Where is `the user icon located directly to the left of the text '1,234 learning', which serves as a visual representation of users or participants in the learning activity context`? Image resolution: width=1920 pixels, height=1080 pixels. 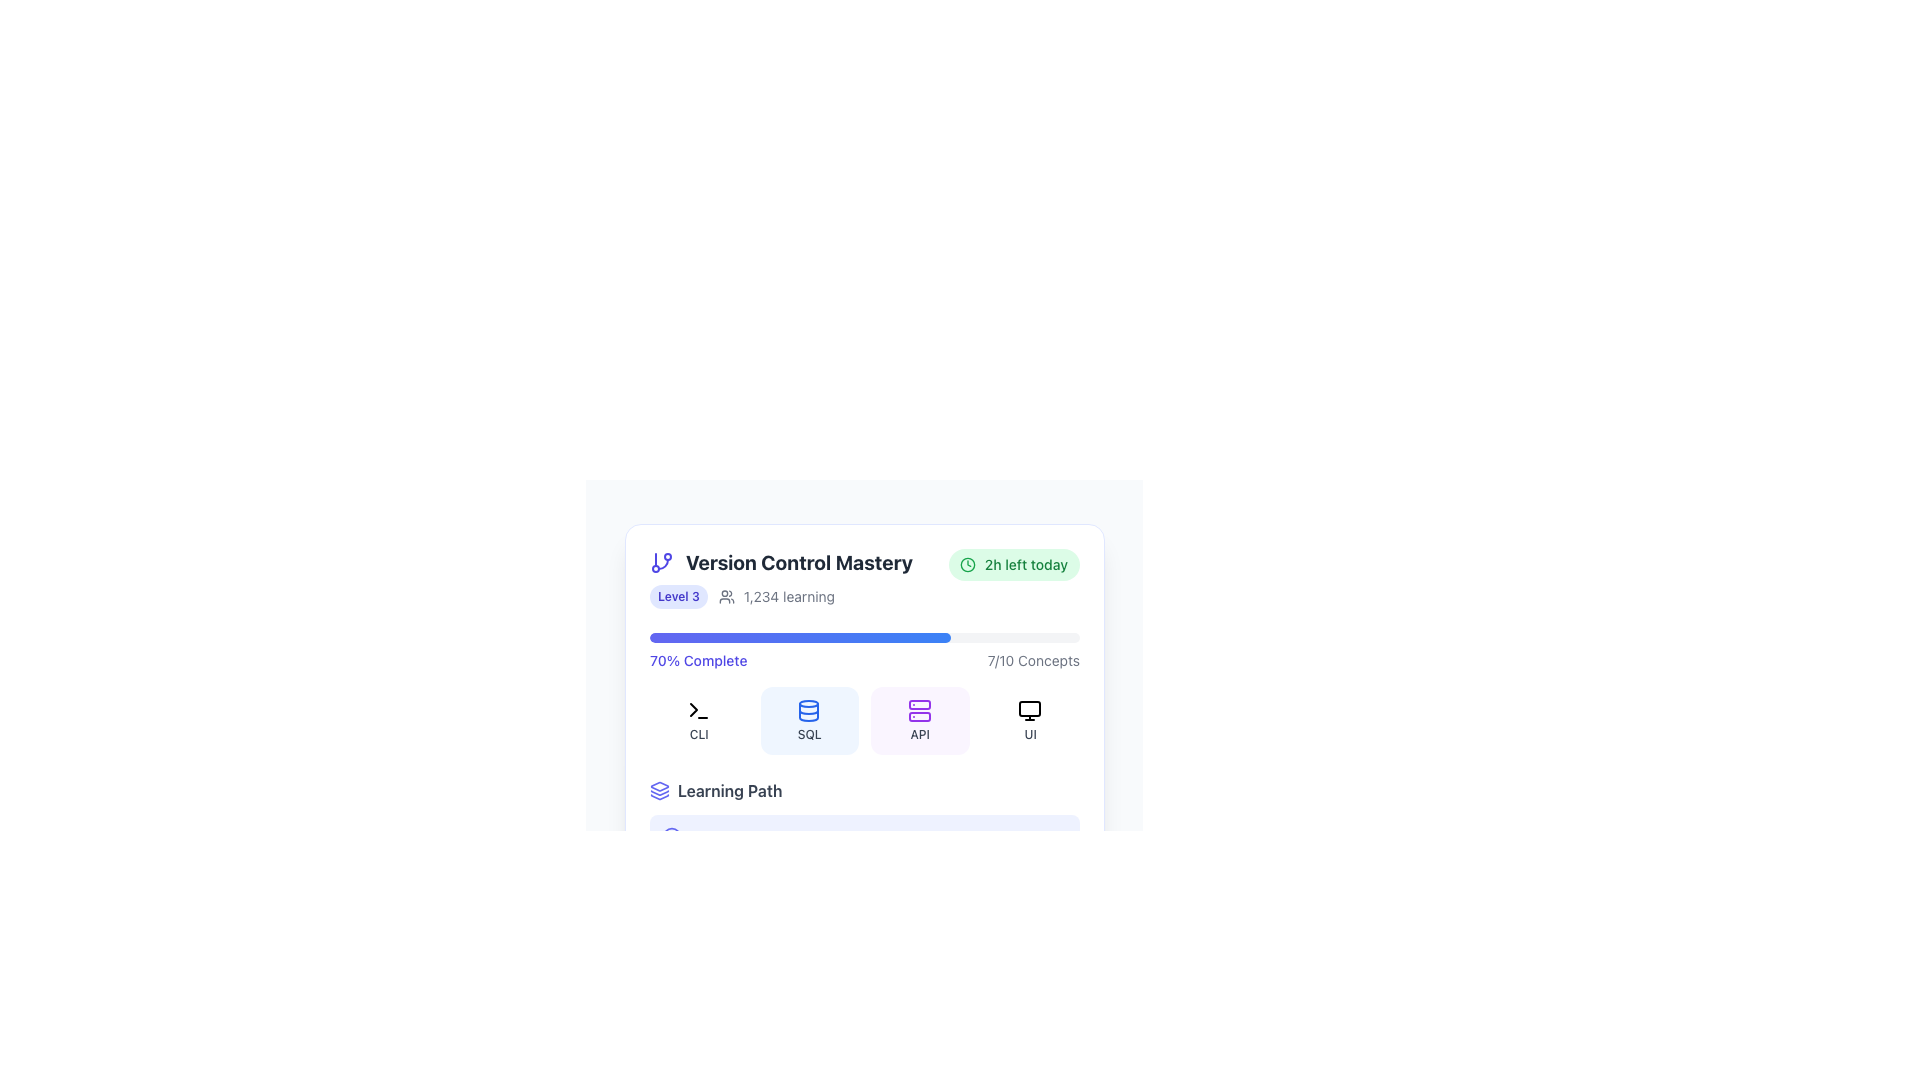
the user icon located directly to the left of the text '1,234 learning', which serves as a visual representation of users or participants in the learning activity context is located at coordinates (726, 596).